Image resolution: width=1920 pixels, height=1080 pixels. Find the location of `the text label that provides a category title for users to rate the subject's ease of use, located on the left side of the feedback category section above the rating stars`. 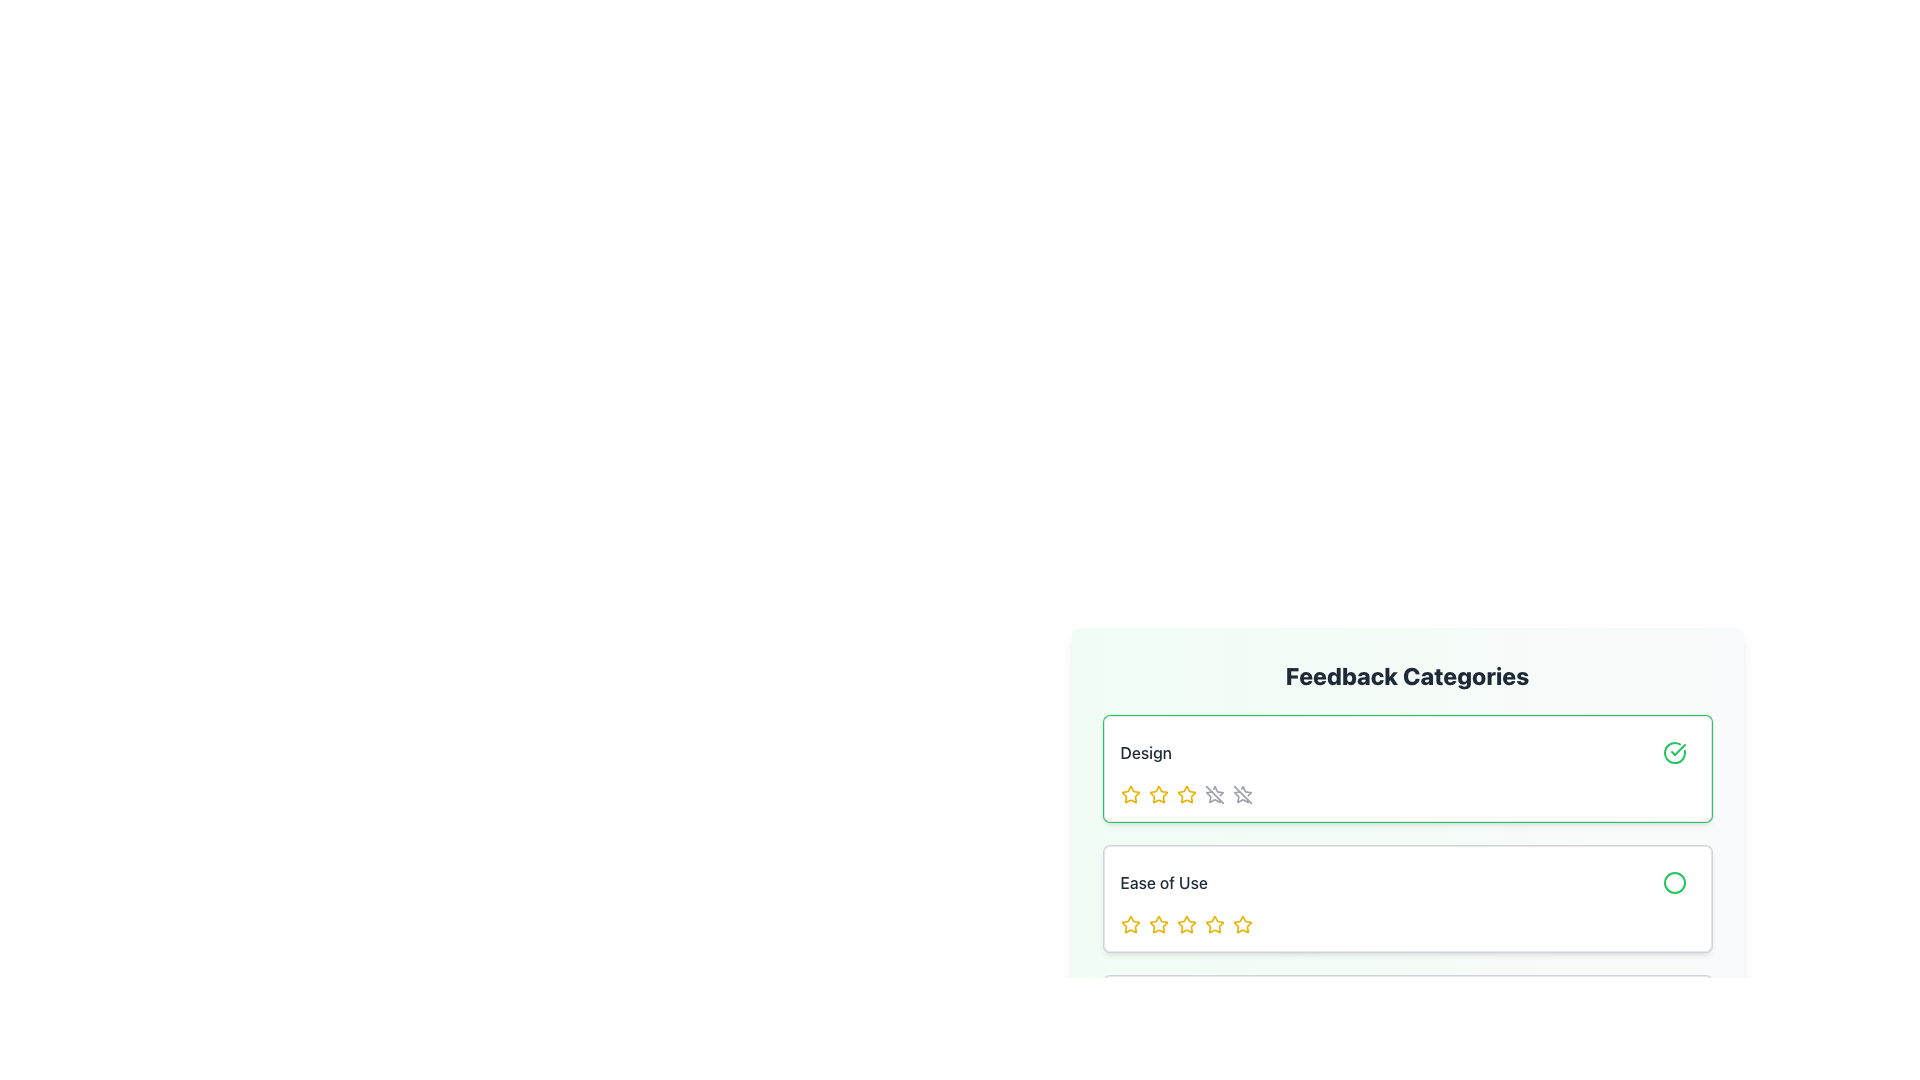

the text label that provides a category title for users to rate the subject's ease of use, located on the left side of the feedback category section above the rating stars is located at coordinates (1164, 882).